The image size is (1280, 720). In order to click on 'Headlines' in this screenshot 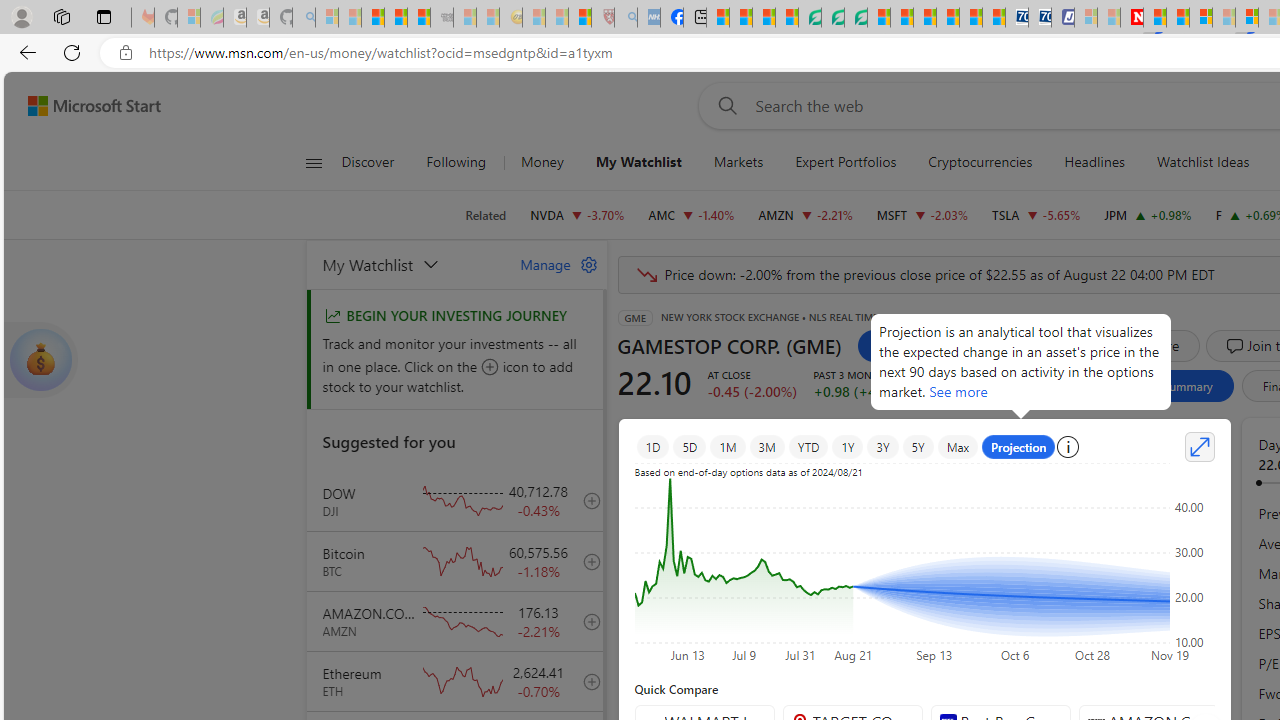, I will do `click(1093, 162)`.